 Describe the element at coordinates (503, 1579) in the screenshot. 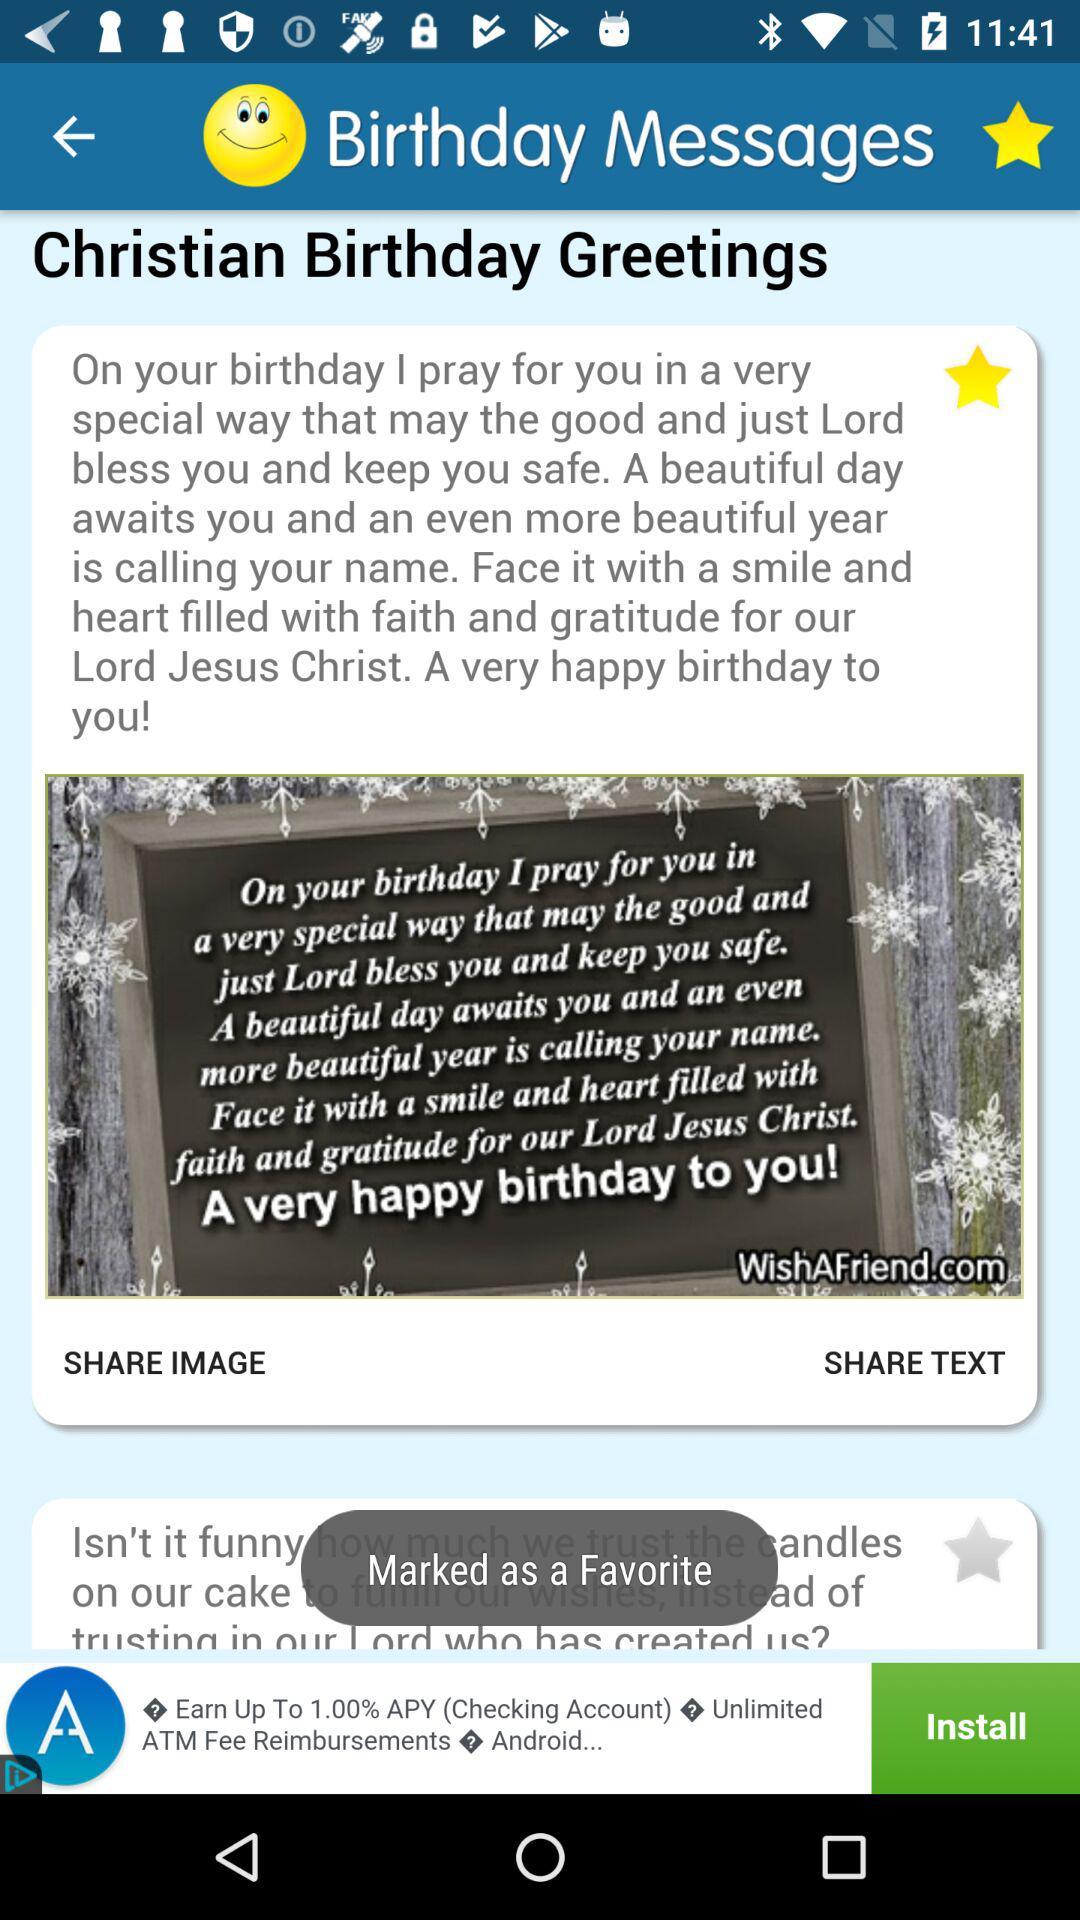

I see `isn t it icon` at that location.